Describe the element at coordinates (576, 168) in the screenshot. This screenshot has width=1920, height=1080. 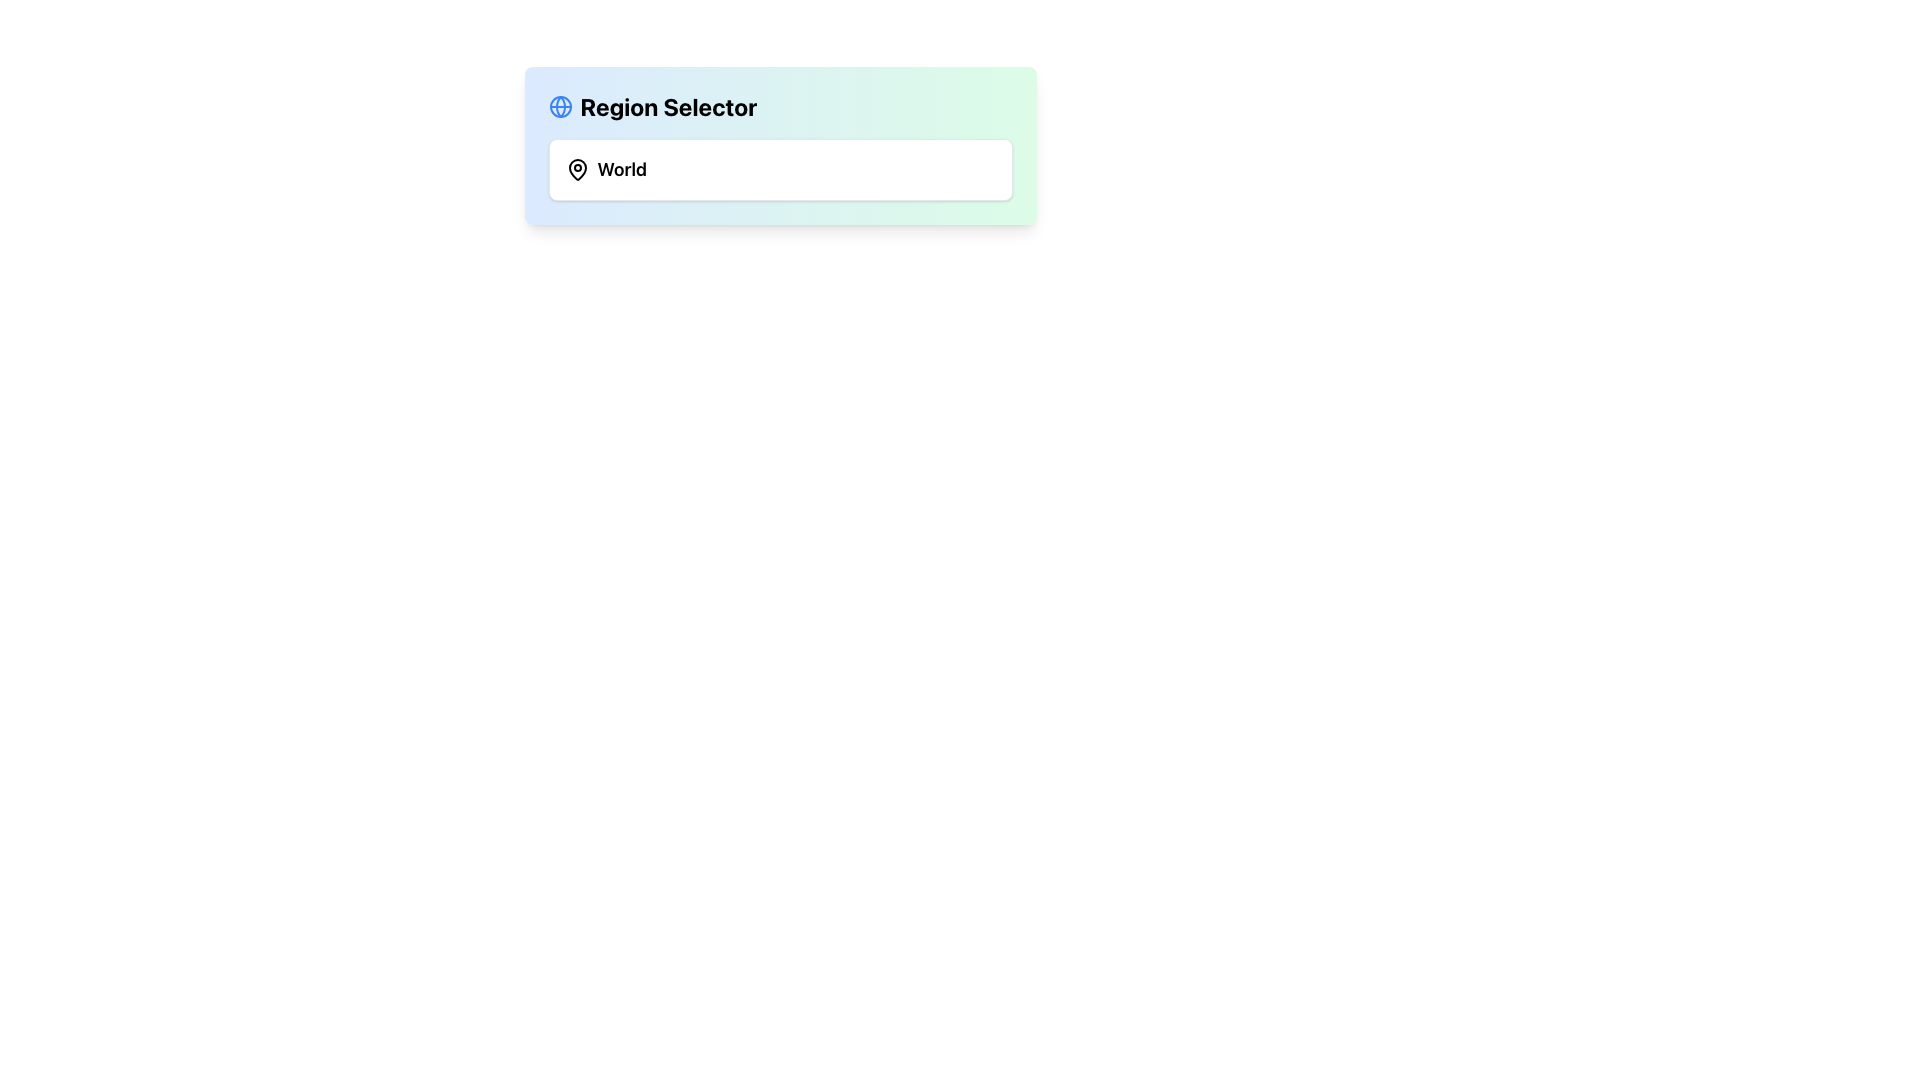
I see `the black outlined map pin icon located to the left of the text 'World' in the 'Region Selector' interface` at that location.